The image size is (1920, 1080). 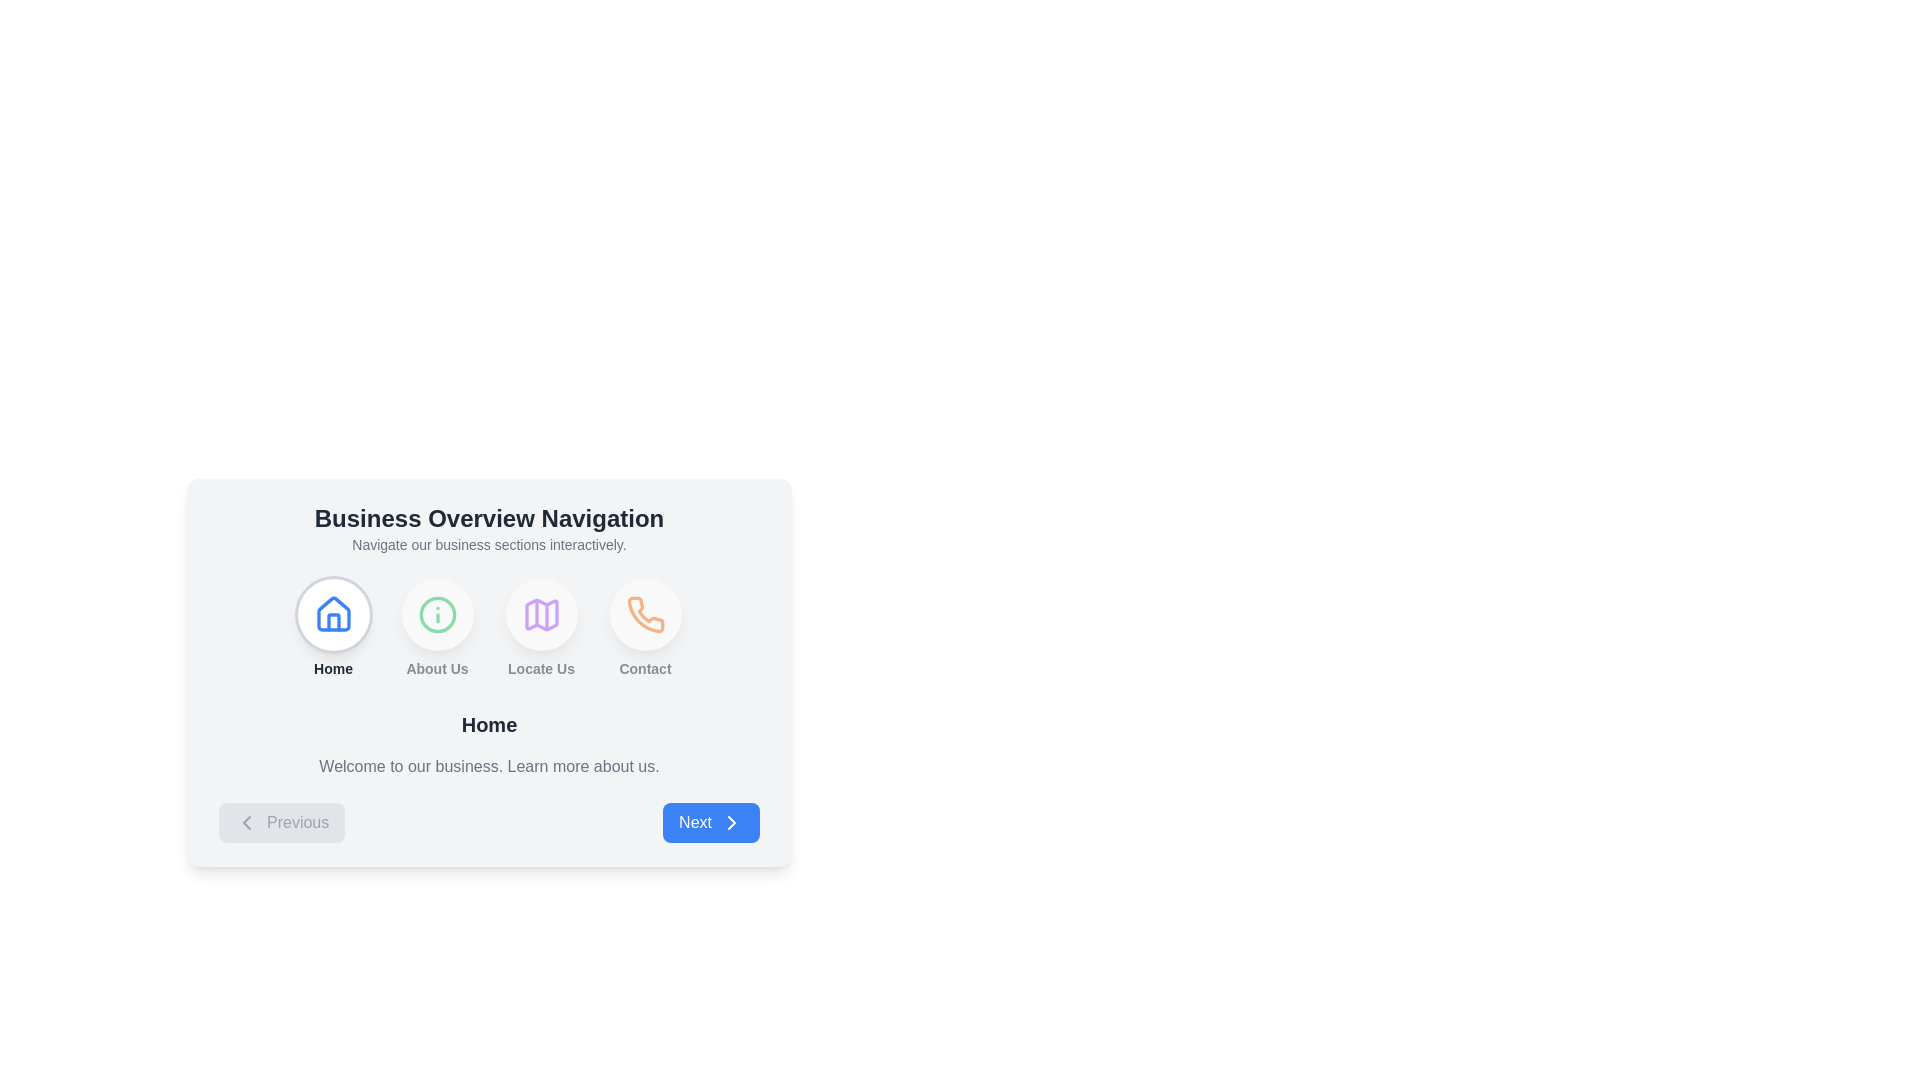 What do you see at coordinates (436, 668) in the screenshot?
I see `'About Us' text label located below the information icon in the Business Overview Navigation section to understand the associated feature` at bounding box center [436, 668].